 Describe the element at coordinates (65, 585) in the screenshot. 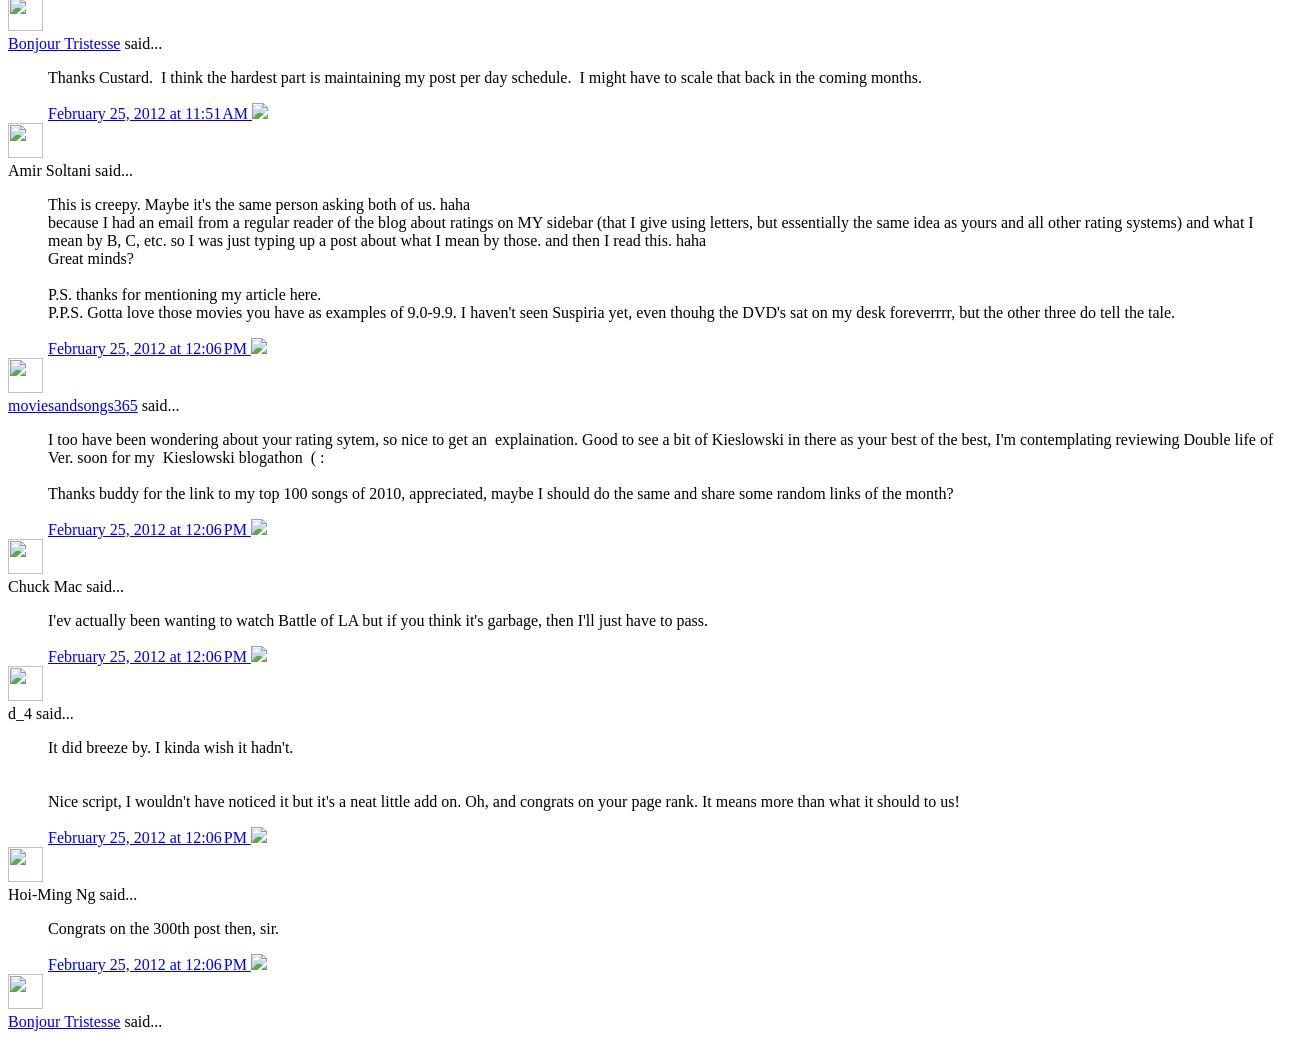

I see `'Chuck Mac
said...'` at that location.